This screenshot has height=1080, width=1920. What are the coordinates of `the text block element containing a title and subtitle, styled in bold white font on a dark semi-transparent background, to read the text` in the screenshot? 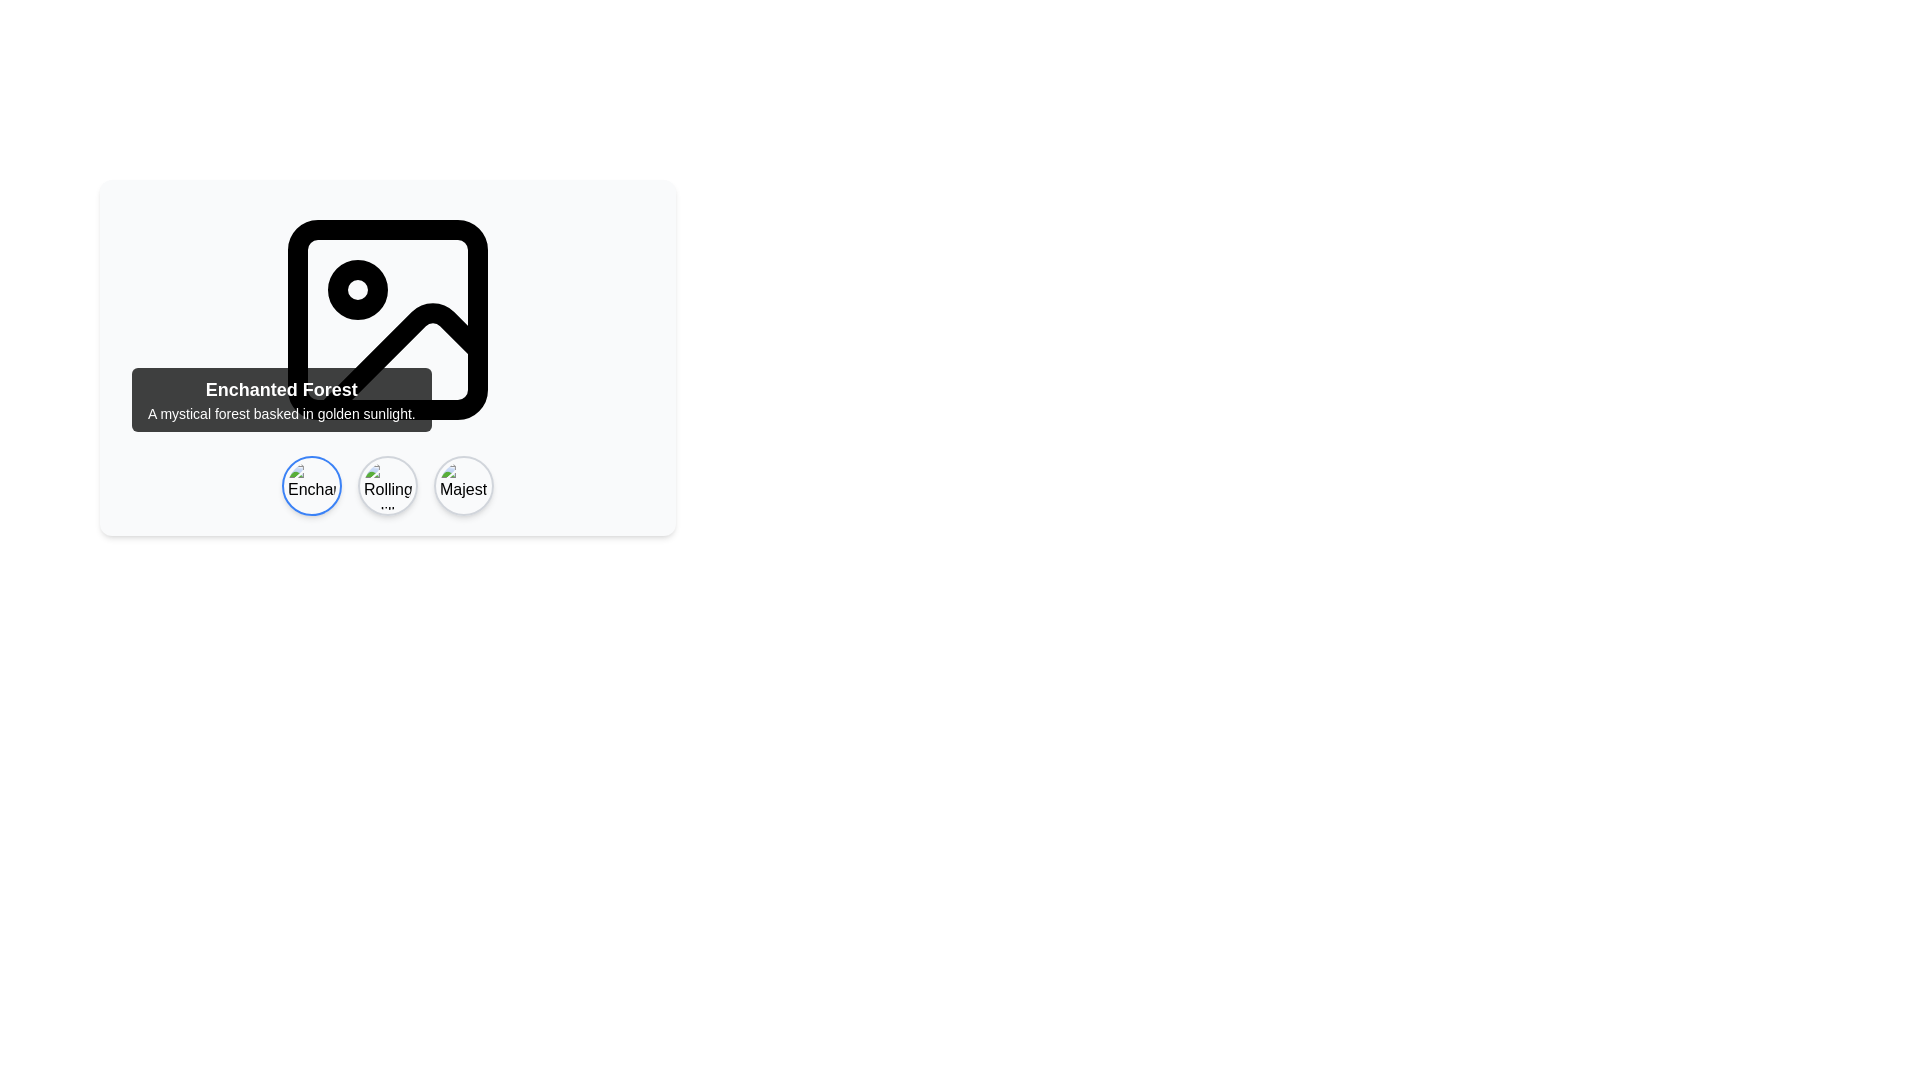 It's located at (280, 400).